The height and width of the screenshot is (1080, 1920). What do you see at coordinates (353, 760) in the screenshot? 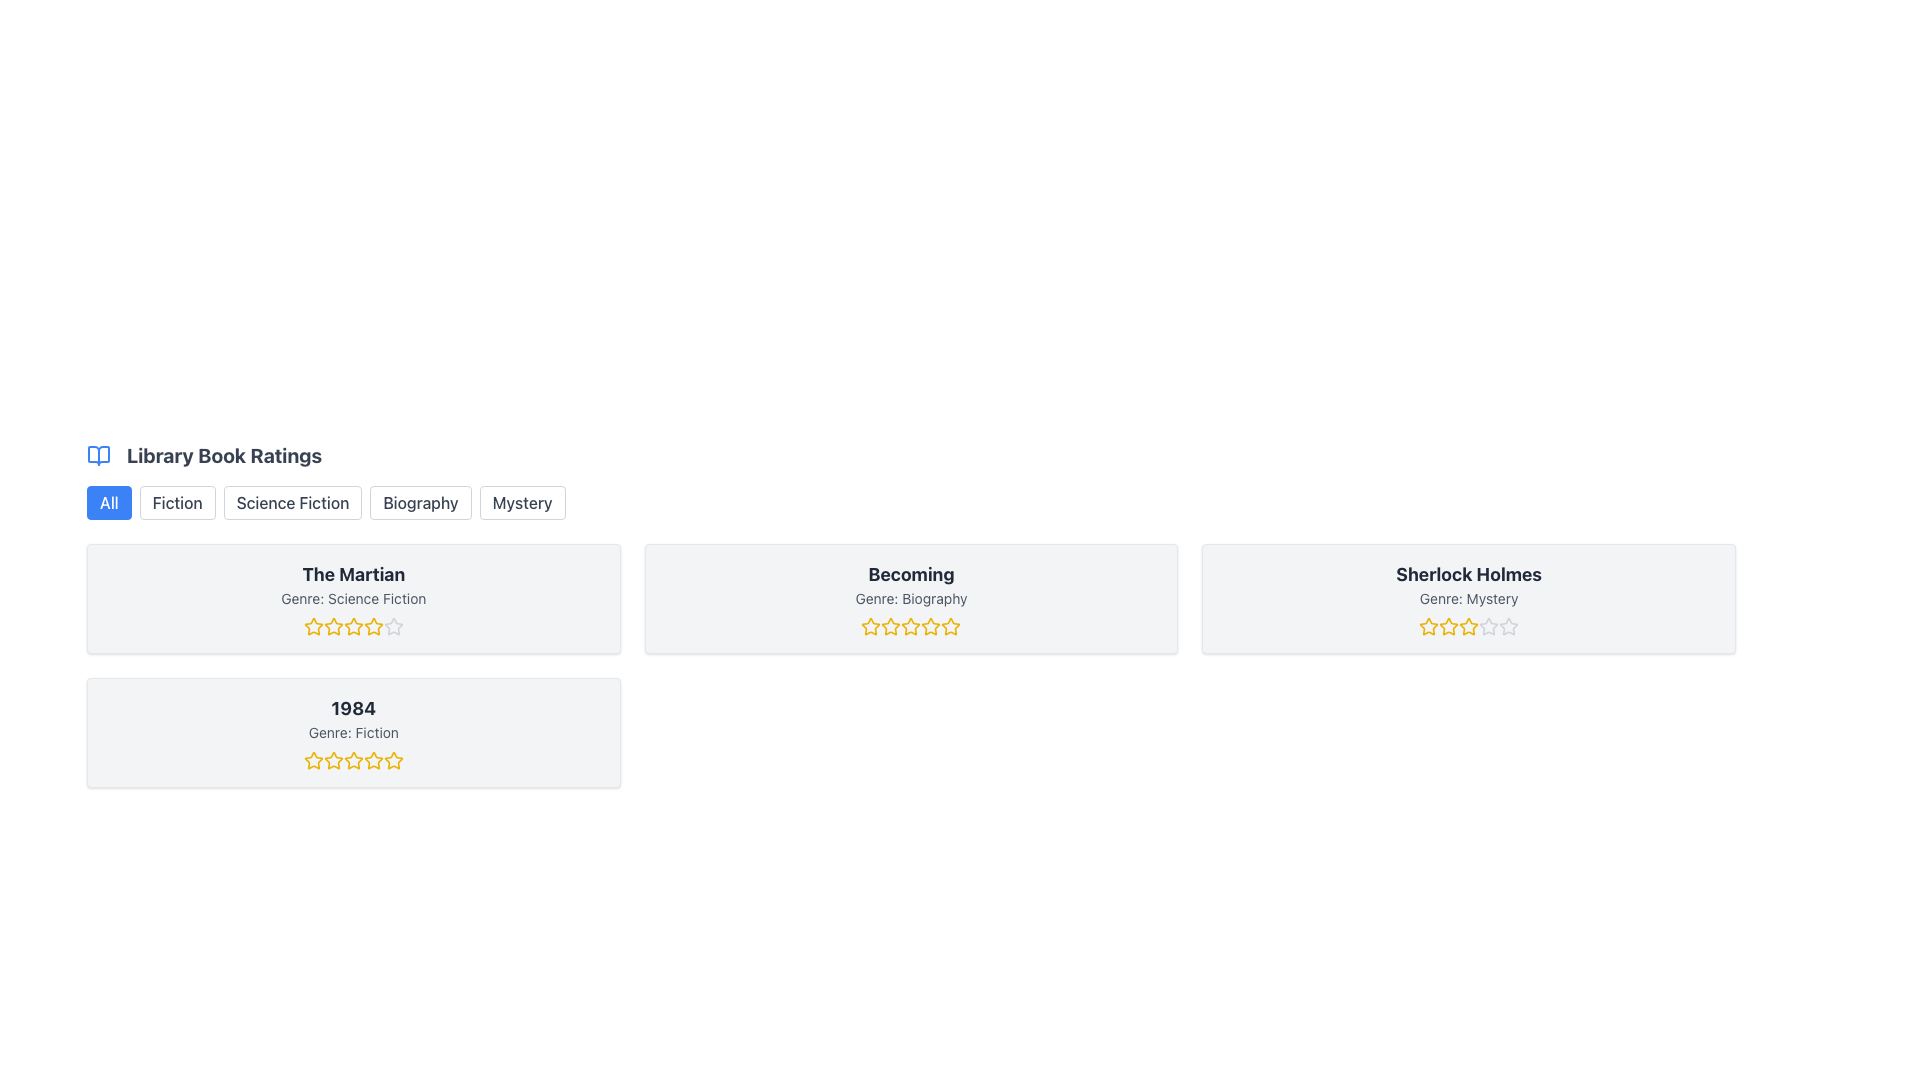
I see `the third interactive graphical rating star in the 5-star rating widget for the book '1984'` at bounding box center [353, 760].